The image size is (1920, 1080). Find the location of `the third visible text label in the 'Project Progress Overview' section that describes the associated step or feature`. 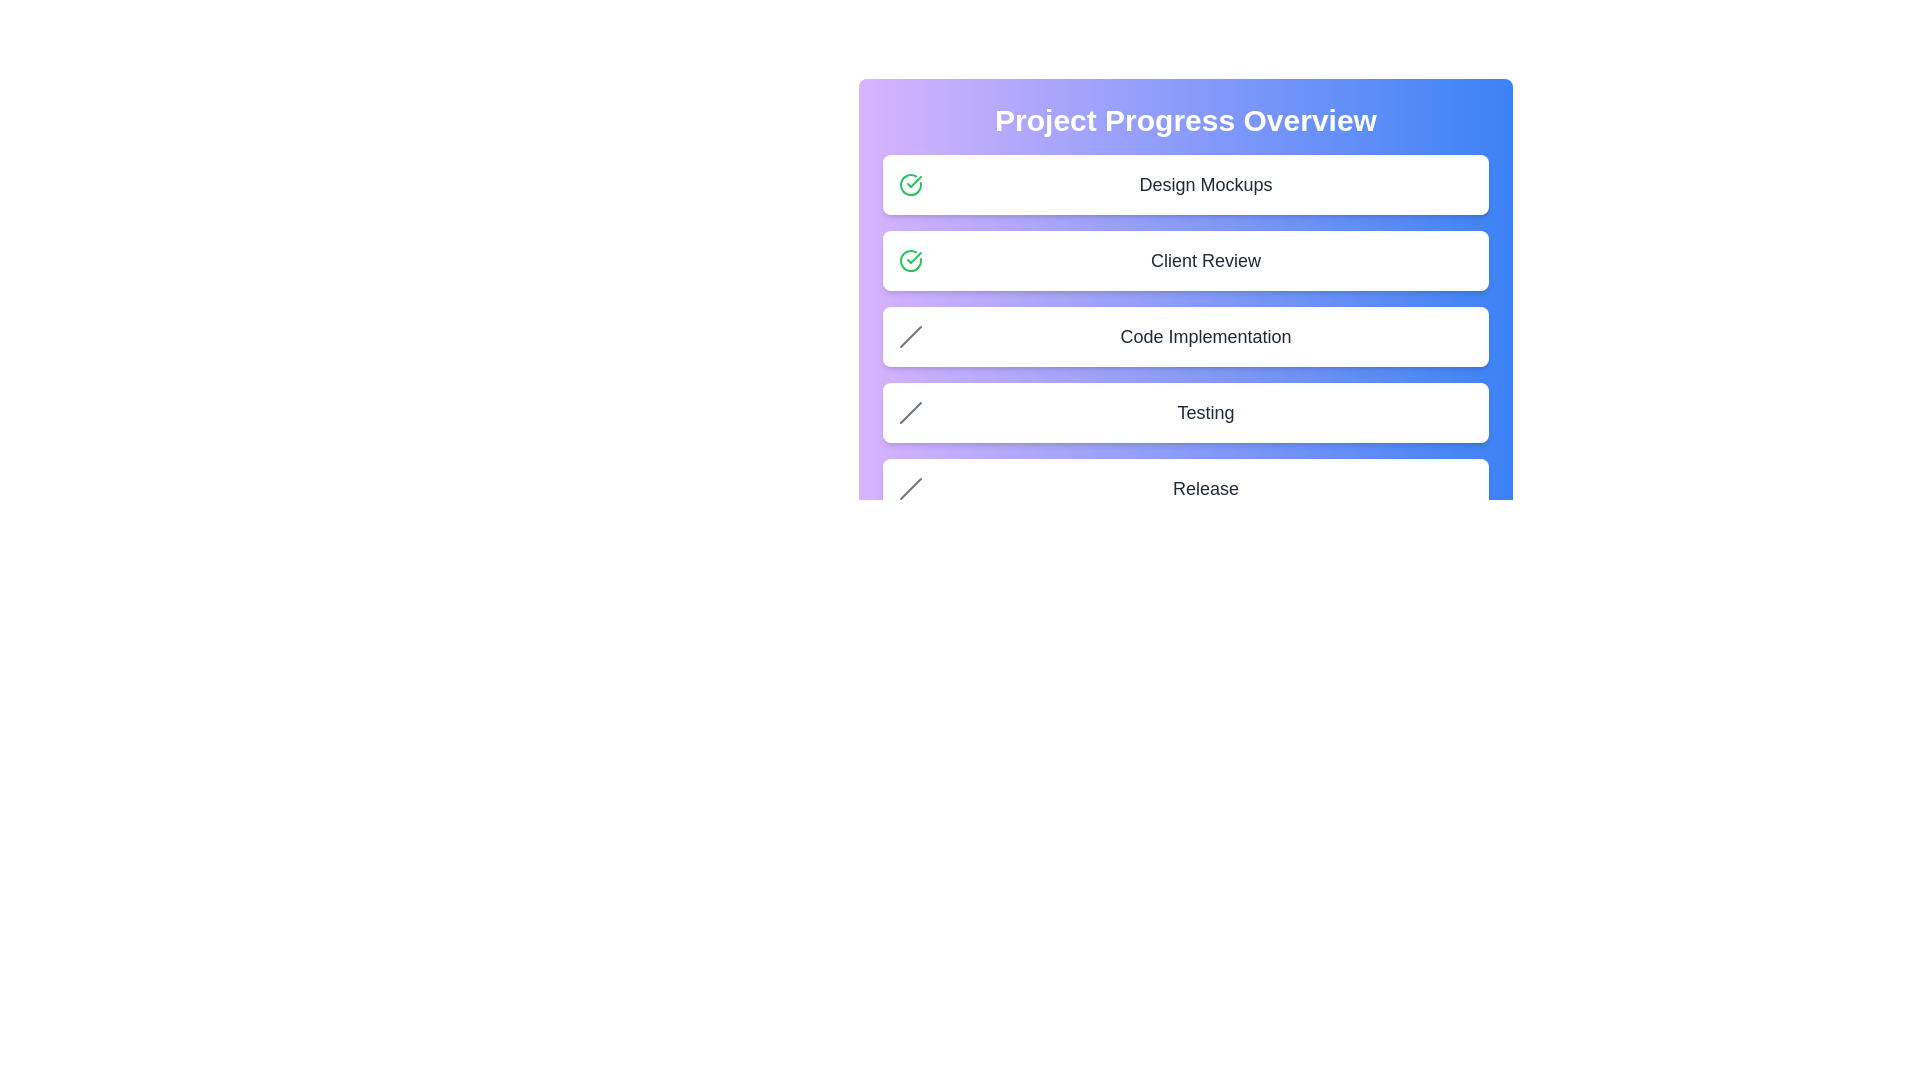

the third visible text label in the 'Project Progress Overview' section that describes the associated step or feature is located at coordinates (1204, 335).